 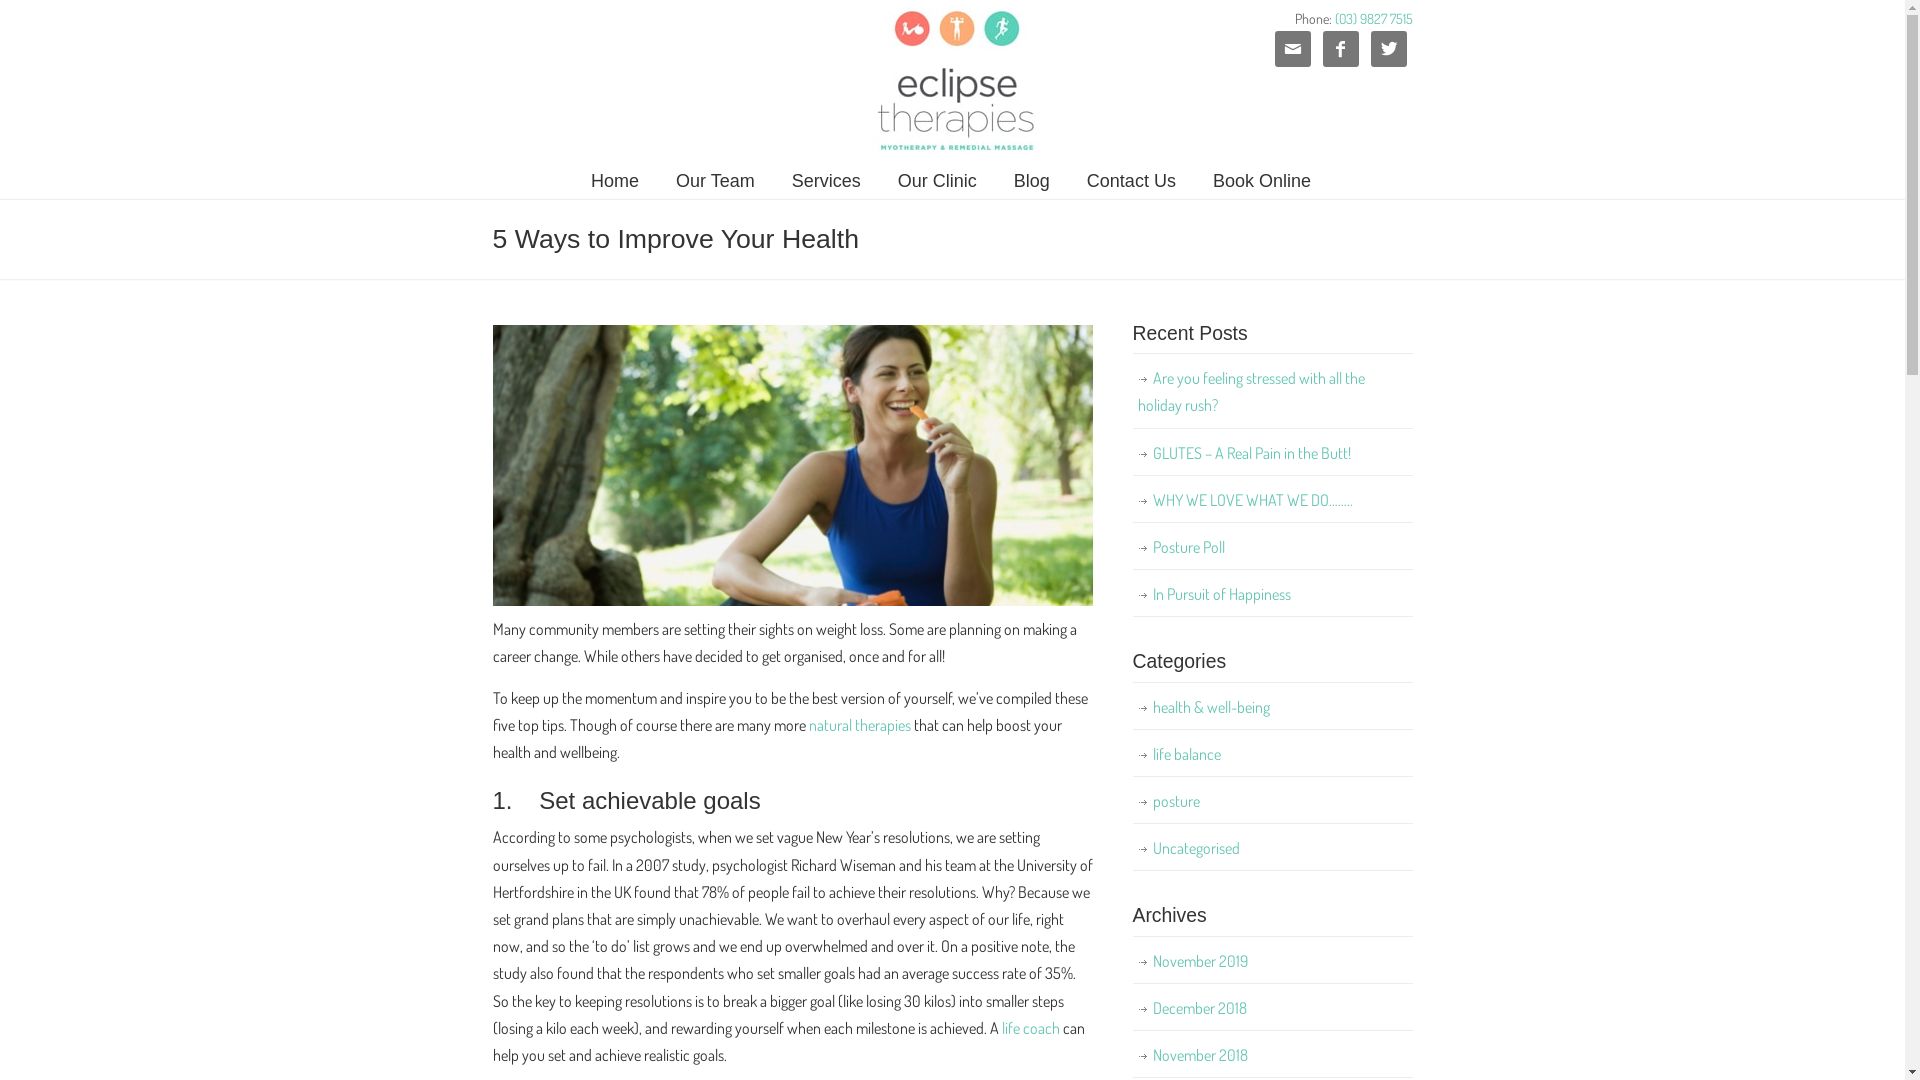 I want to click on 'Posture Poll', so click(x=1271, y=547).